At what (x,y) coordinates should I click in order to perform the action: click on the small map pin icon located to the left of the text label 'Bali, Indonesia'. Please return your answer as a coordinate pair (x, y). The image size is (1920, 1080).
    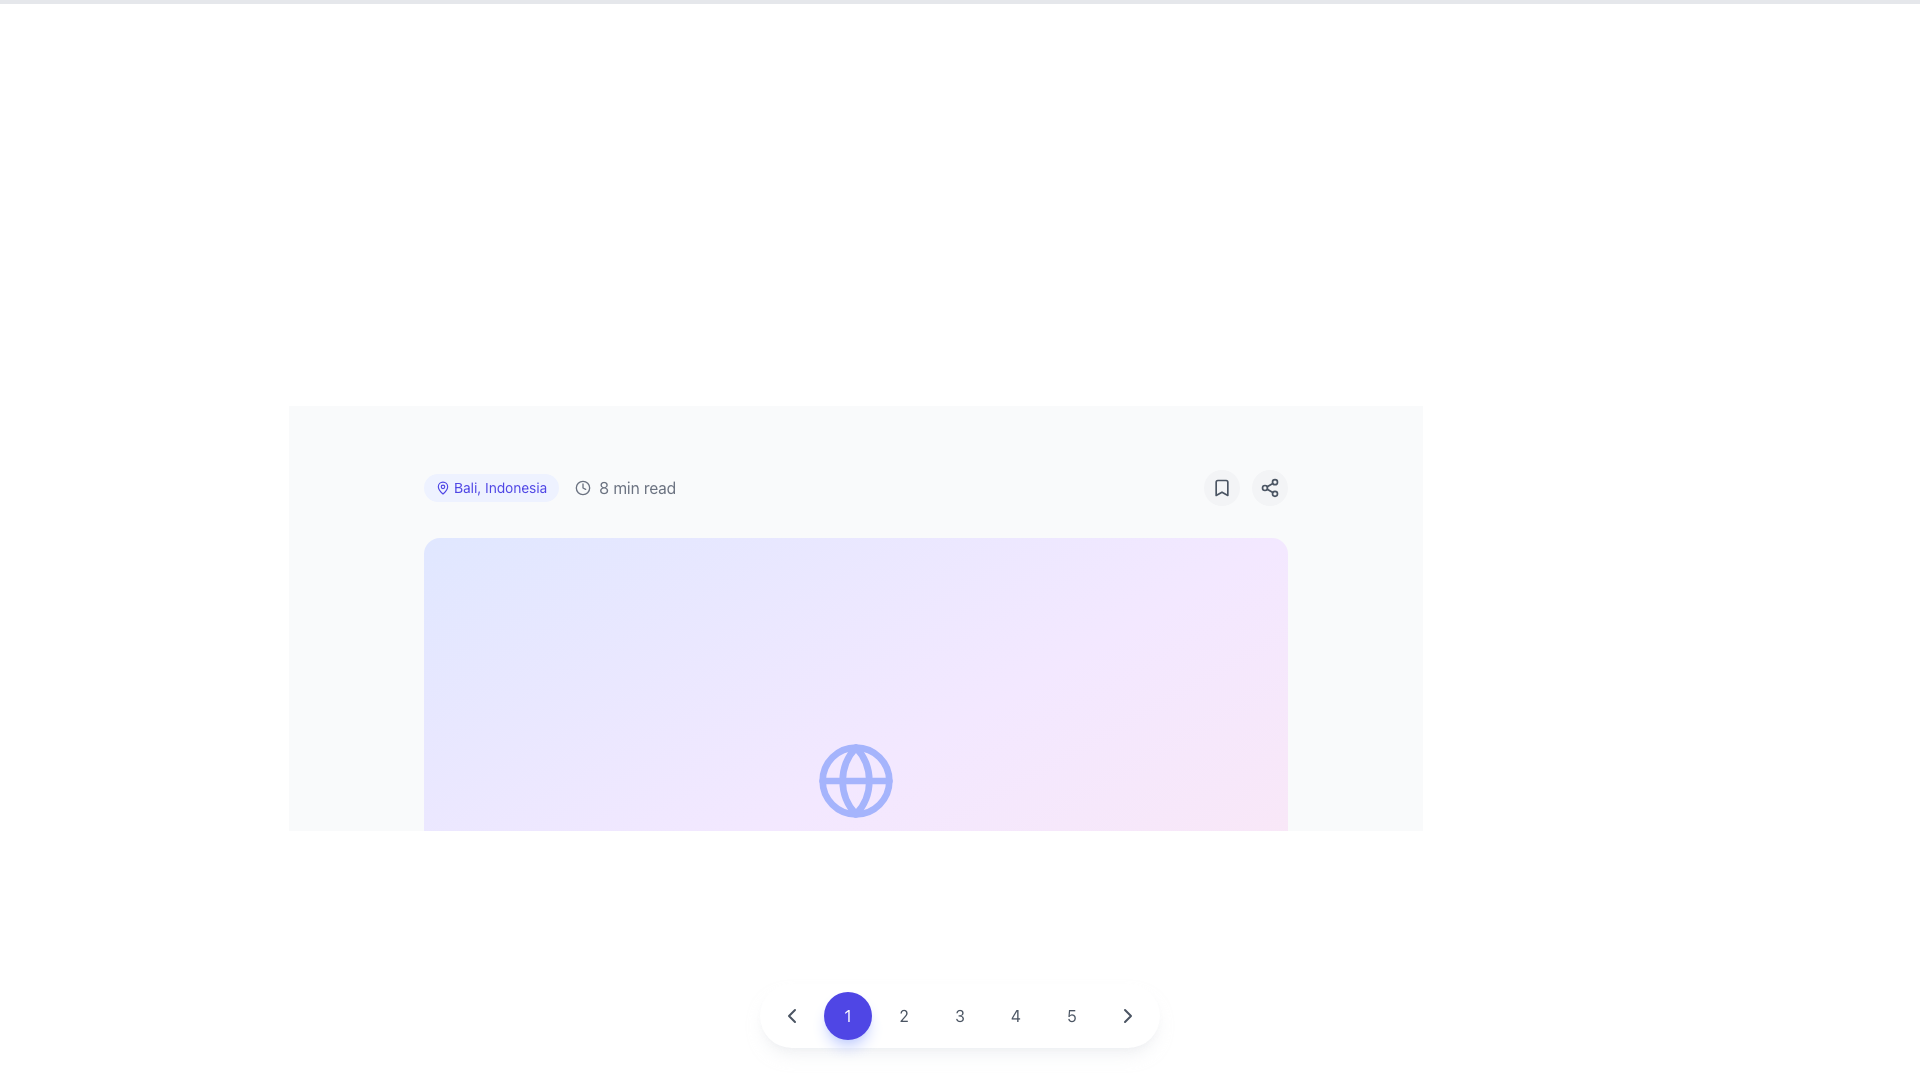
    Looking at the image, I should click on (441, 488).